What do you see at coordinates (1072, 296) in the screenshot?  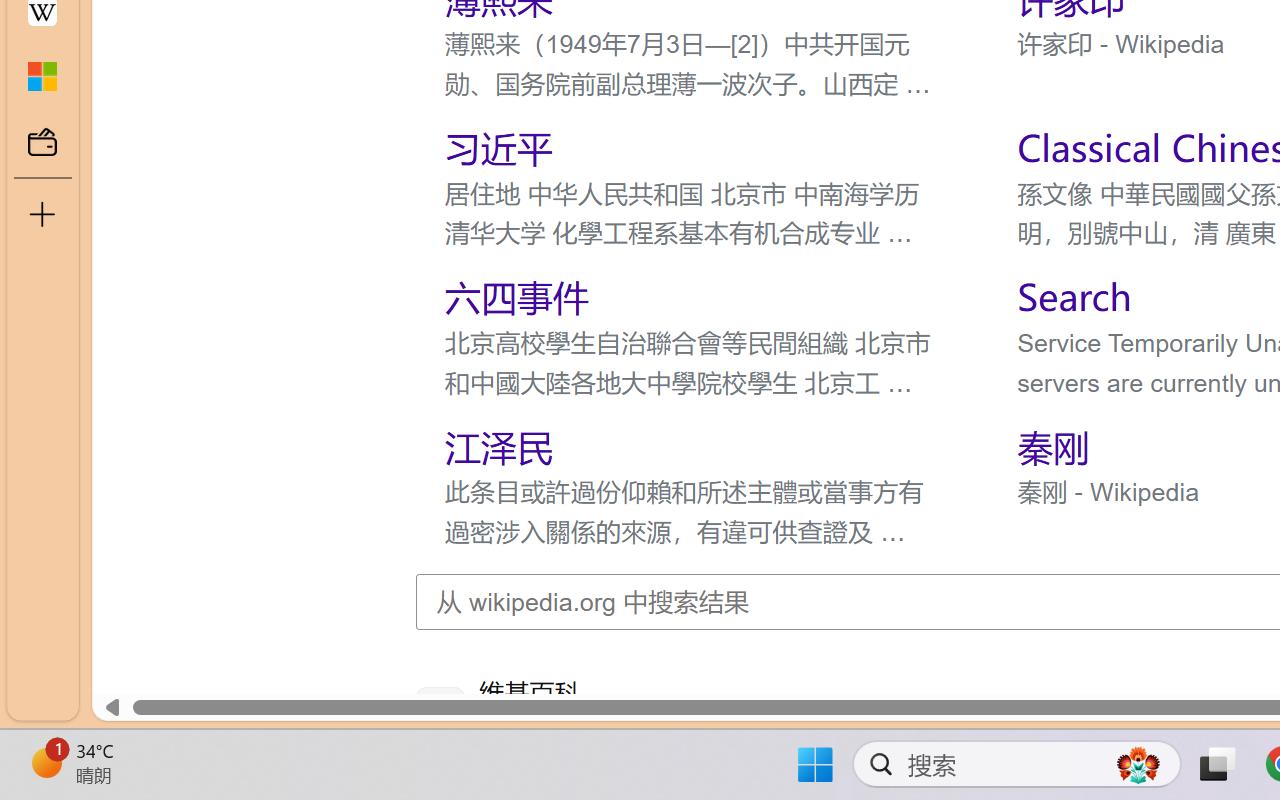 I see `'Search'` at bounding box center [1072, 296].